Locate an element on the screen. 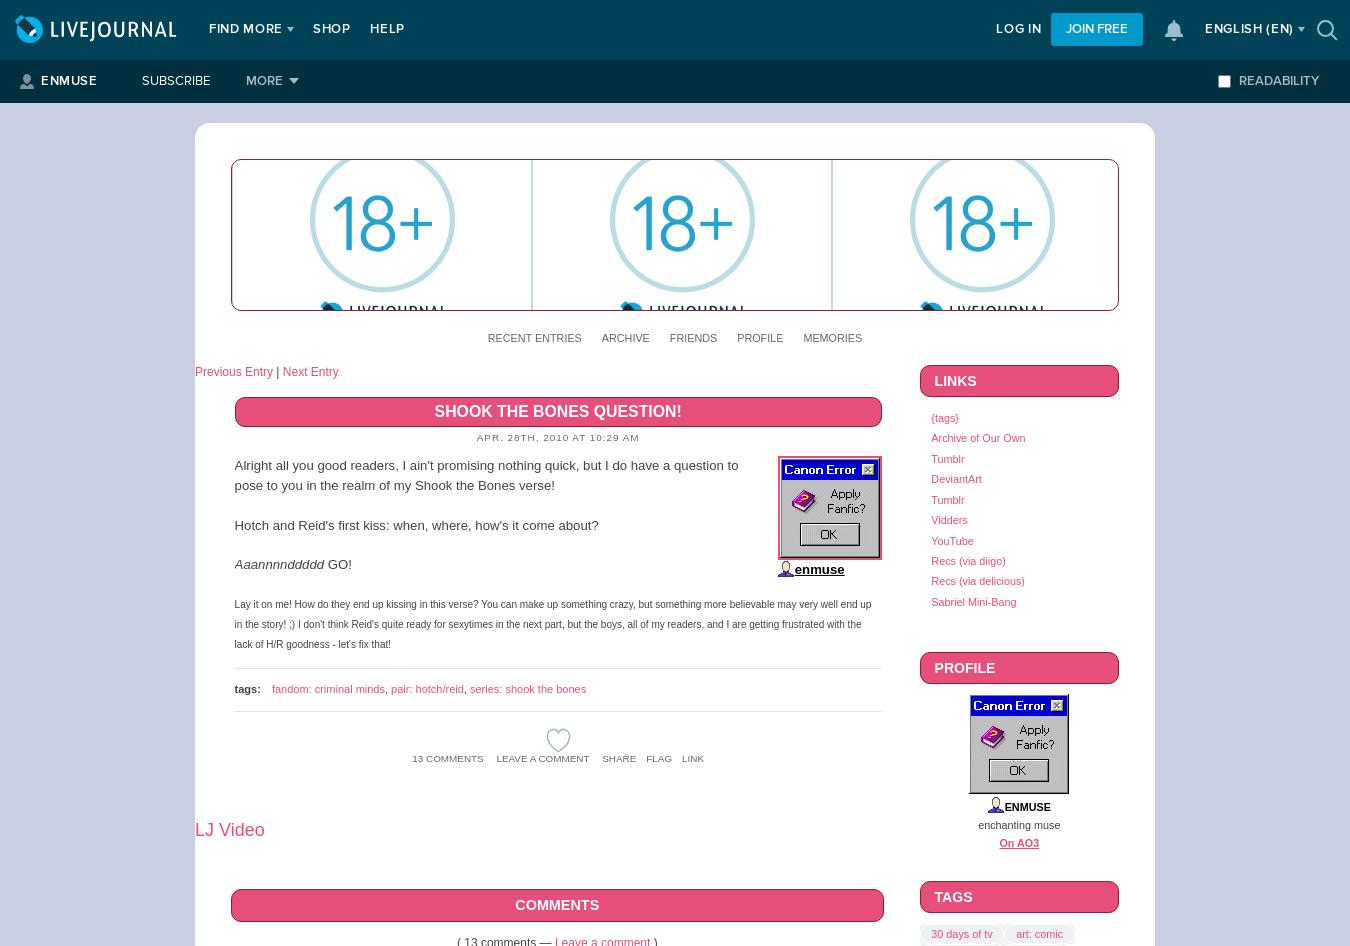 The image size is (1350, 946). 'Archive' is located at coordinates (625, 338).